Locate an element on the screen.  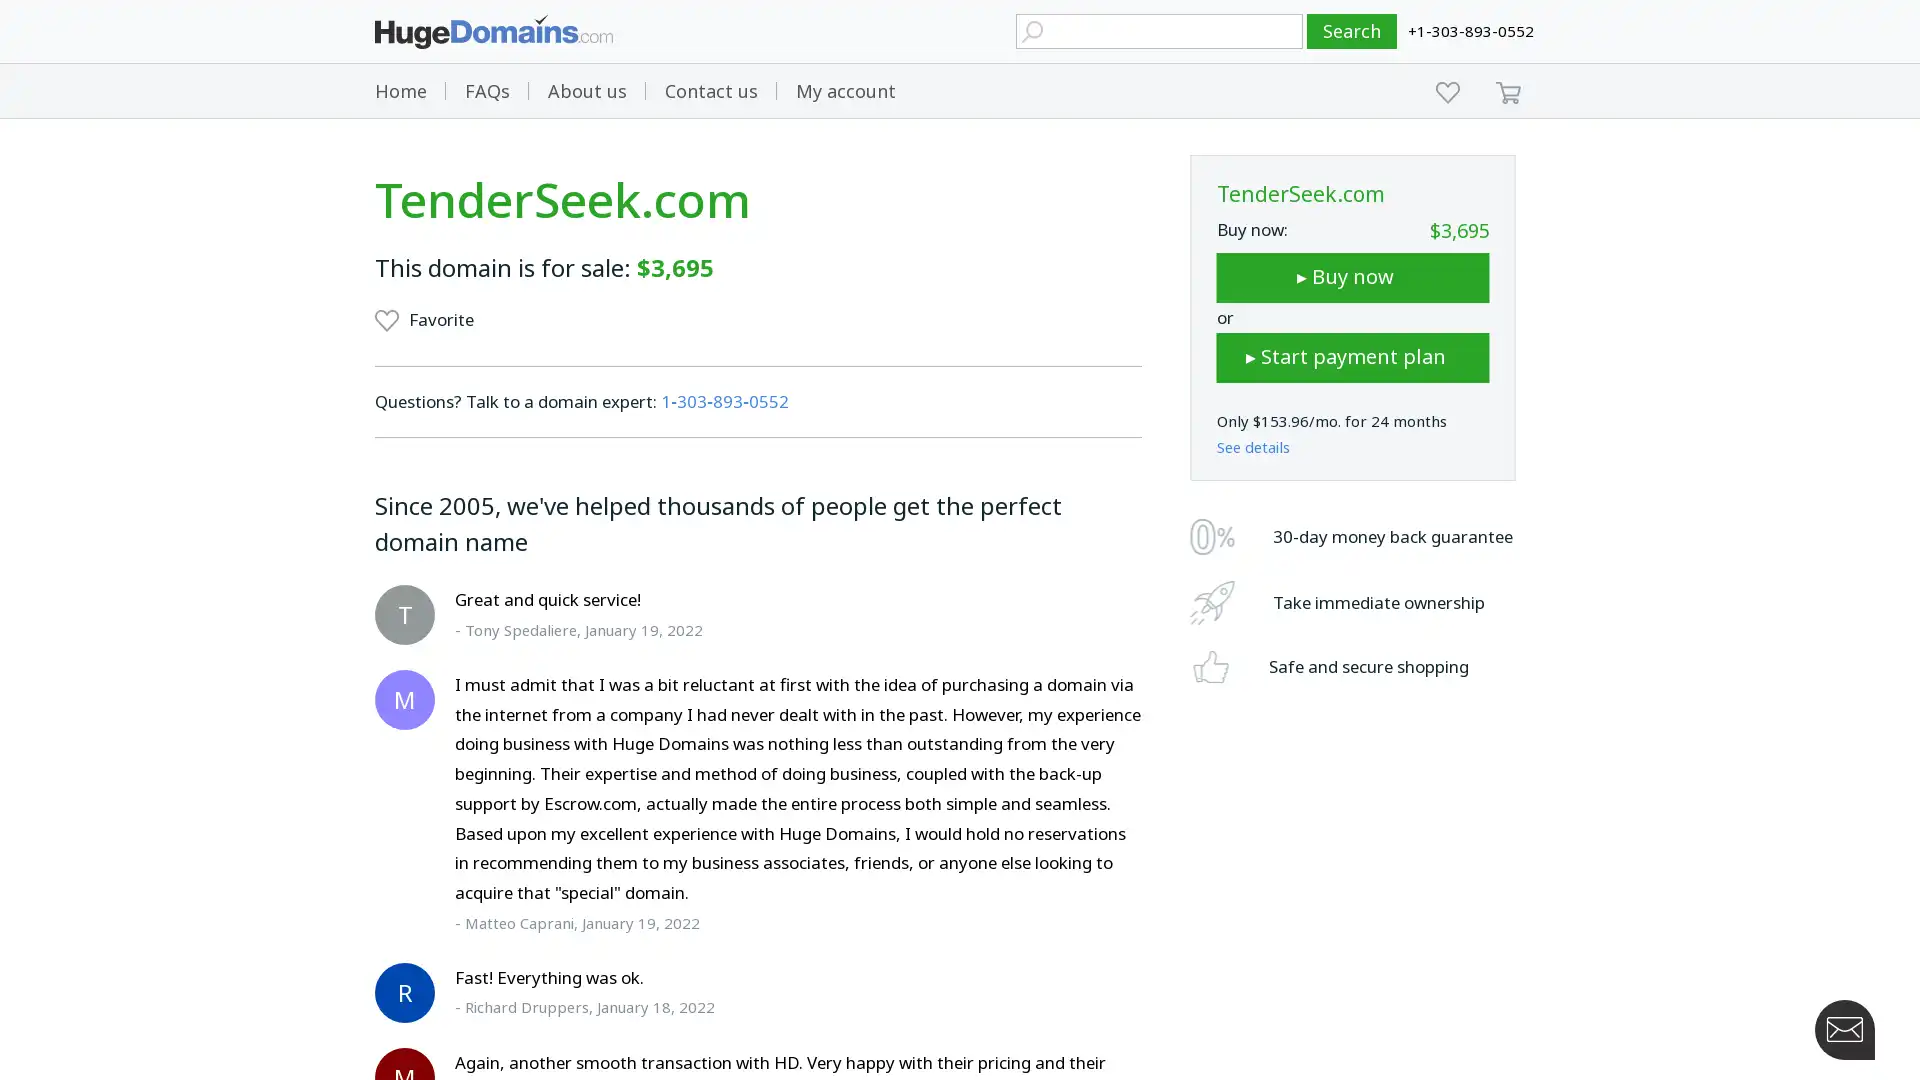
Search is located at coordinates (1352, 31).